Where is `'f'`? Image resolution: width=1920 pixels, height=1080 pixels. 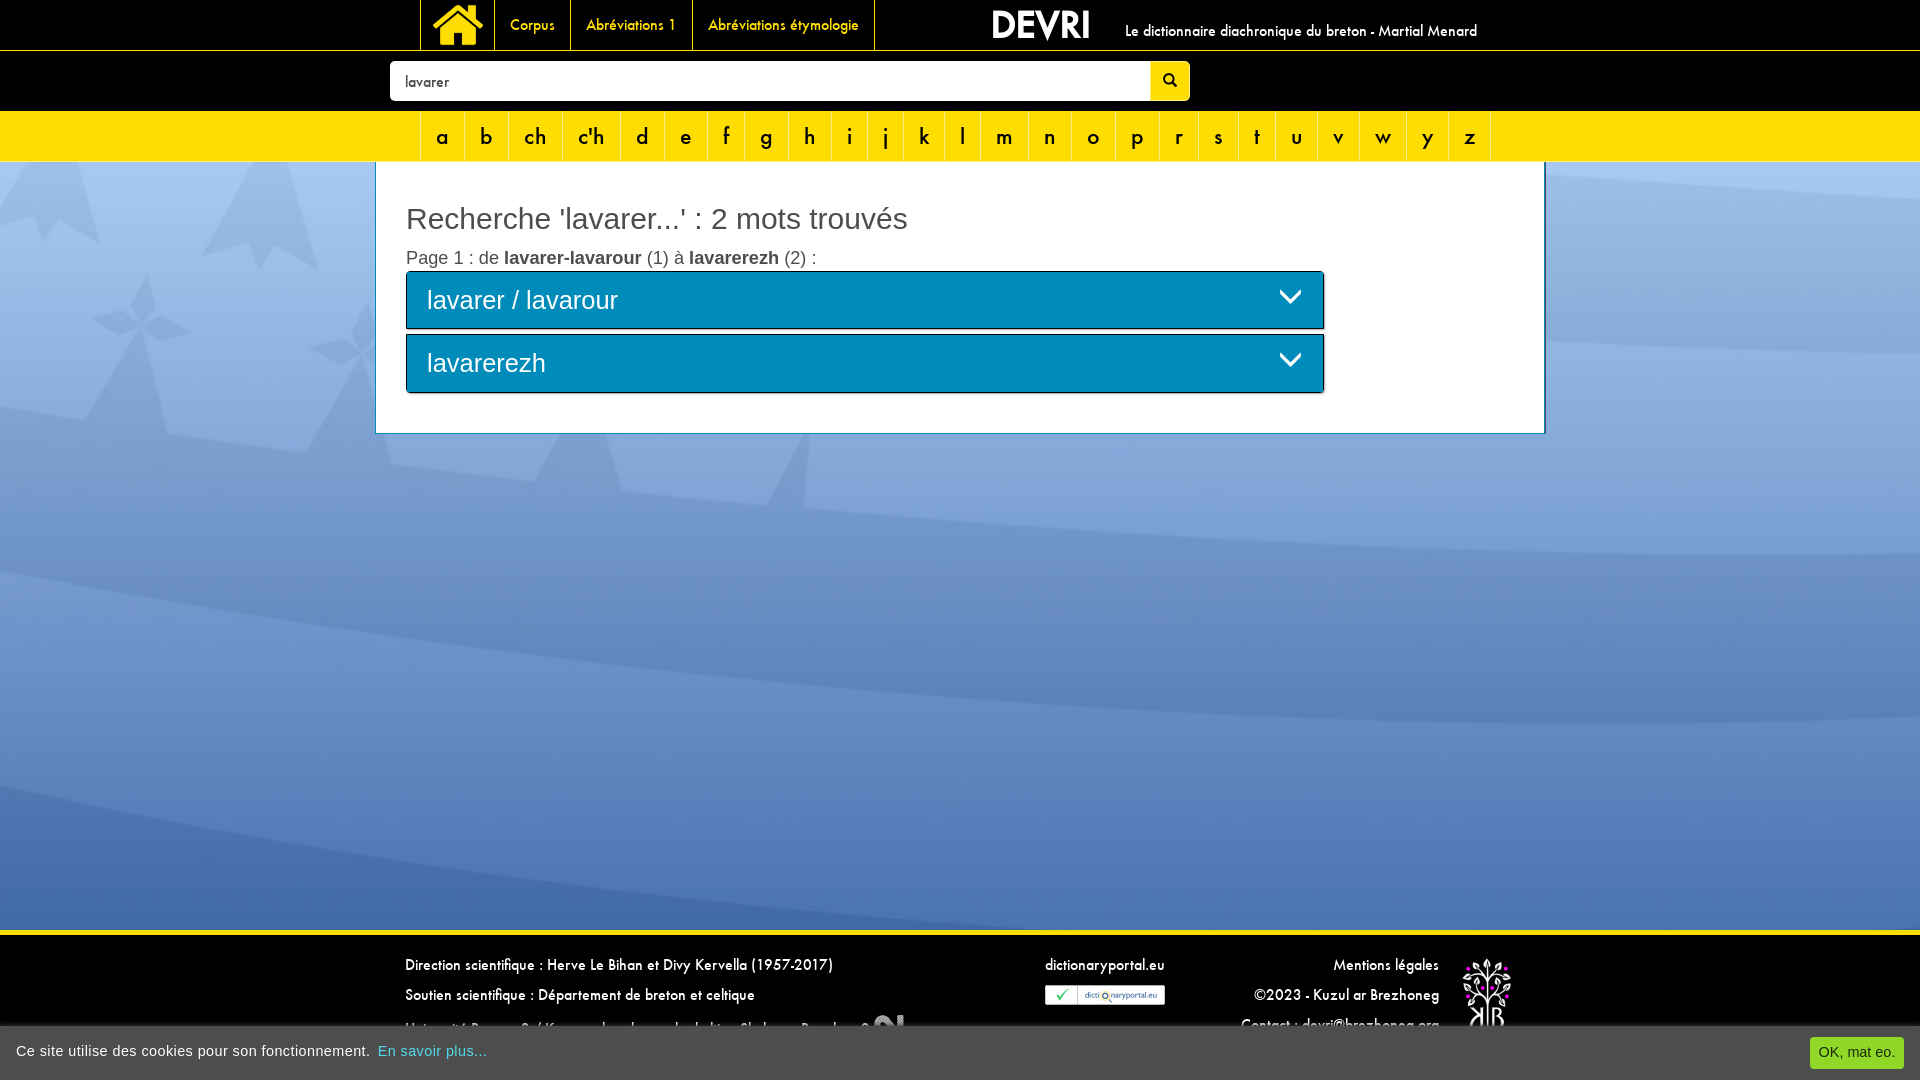
'f' is located at coordinates (725, 135).